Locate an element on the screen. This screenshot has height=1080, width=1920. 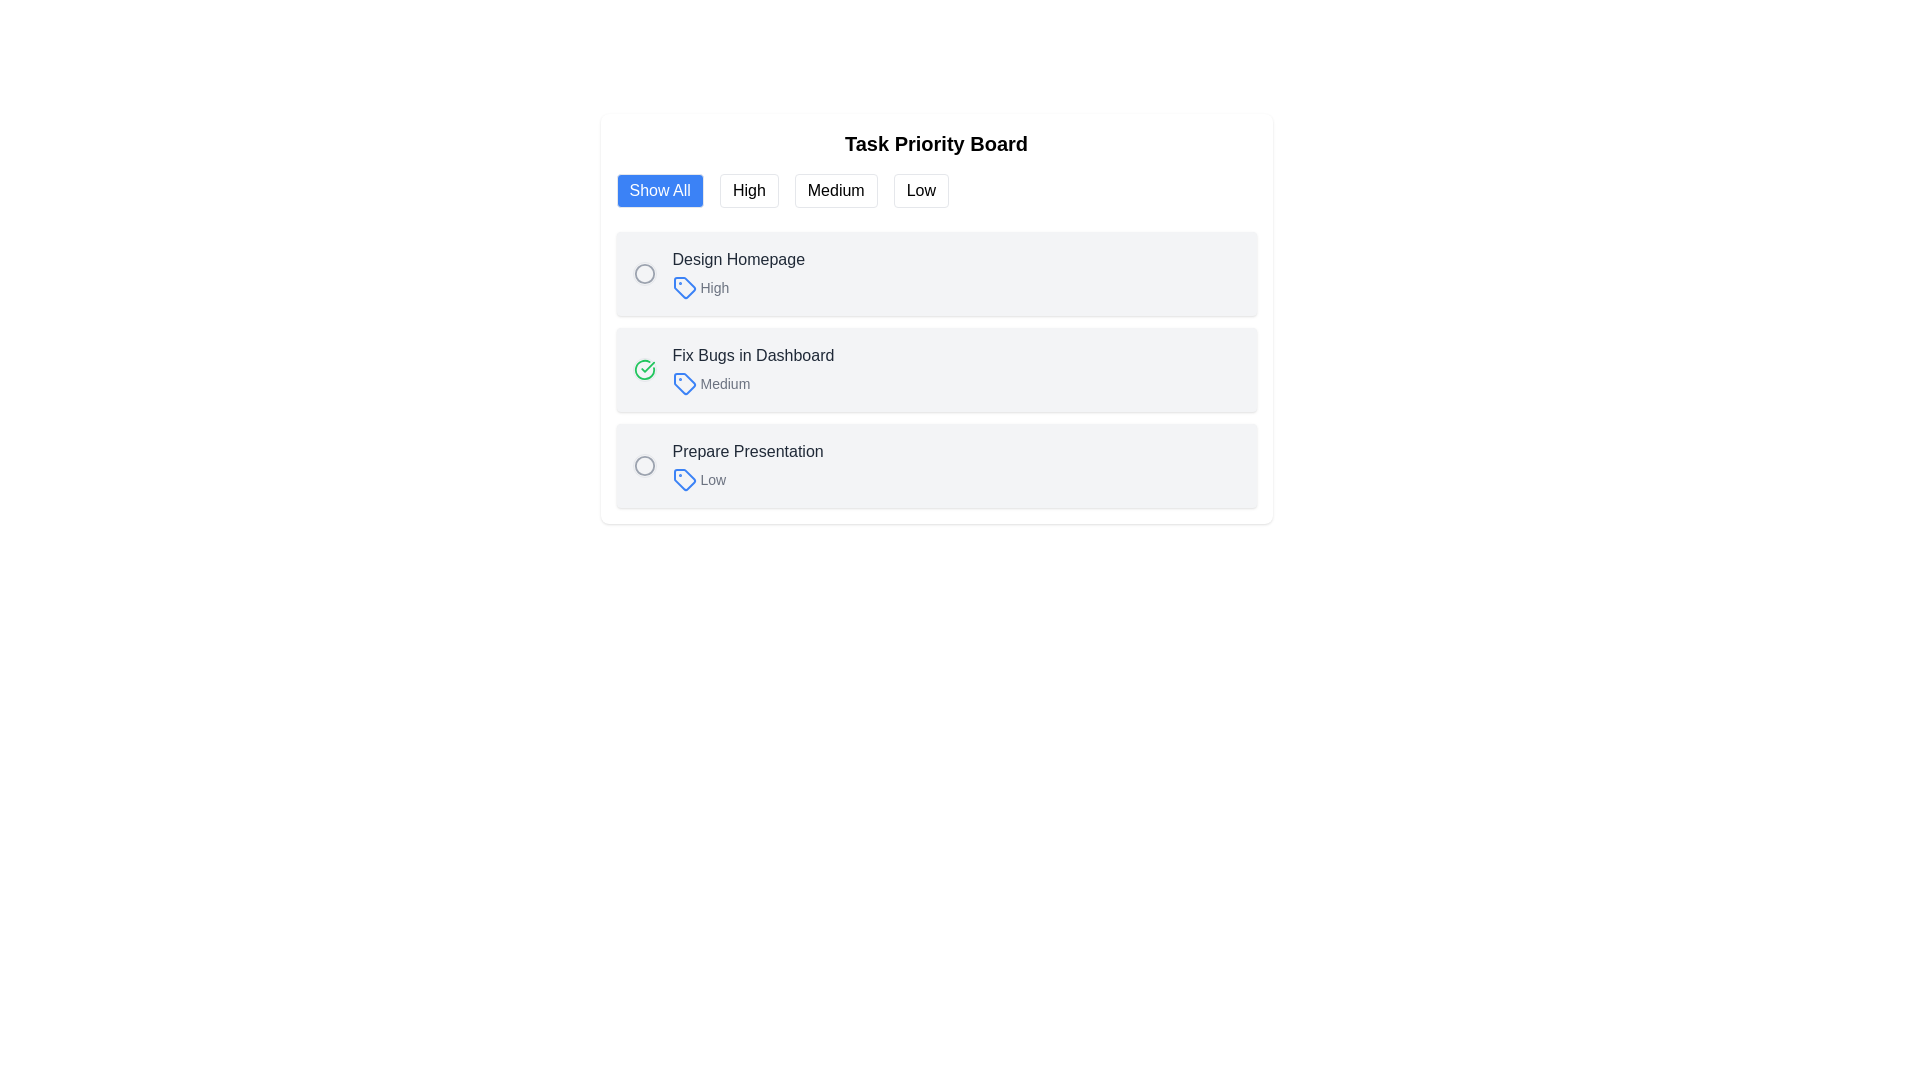
the 'Low' priority filter button, which is the fourth button in a horizontal group of four, located next to the 'Medium' button under the 'Task Priority Board' title is located at coordinates (920, 191).